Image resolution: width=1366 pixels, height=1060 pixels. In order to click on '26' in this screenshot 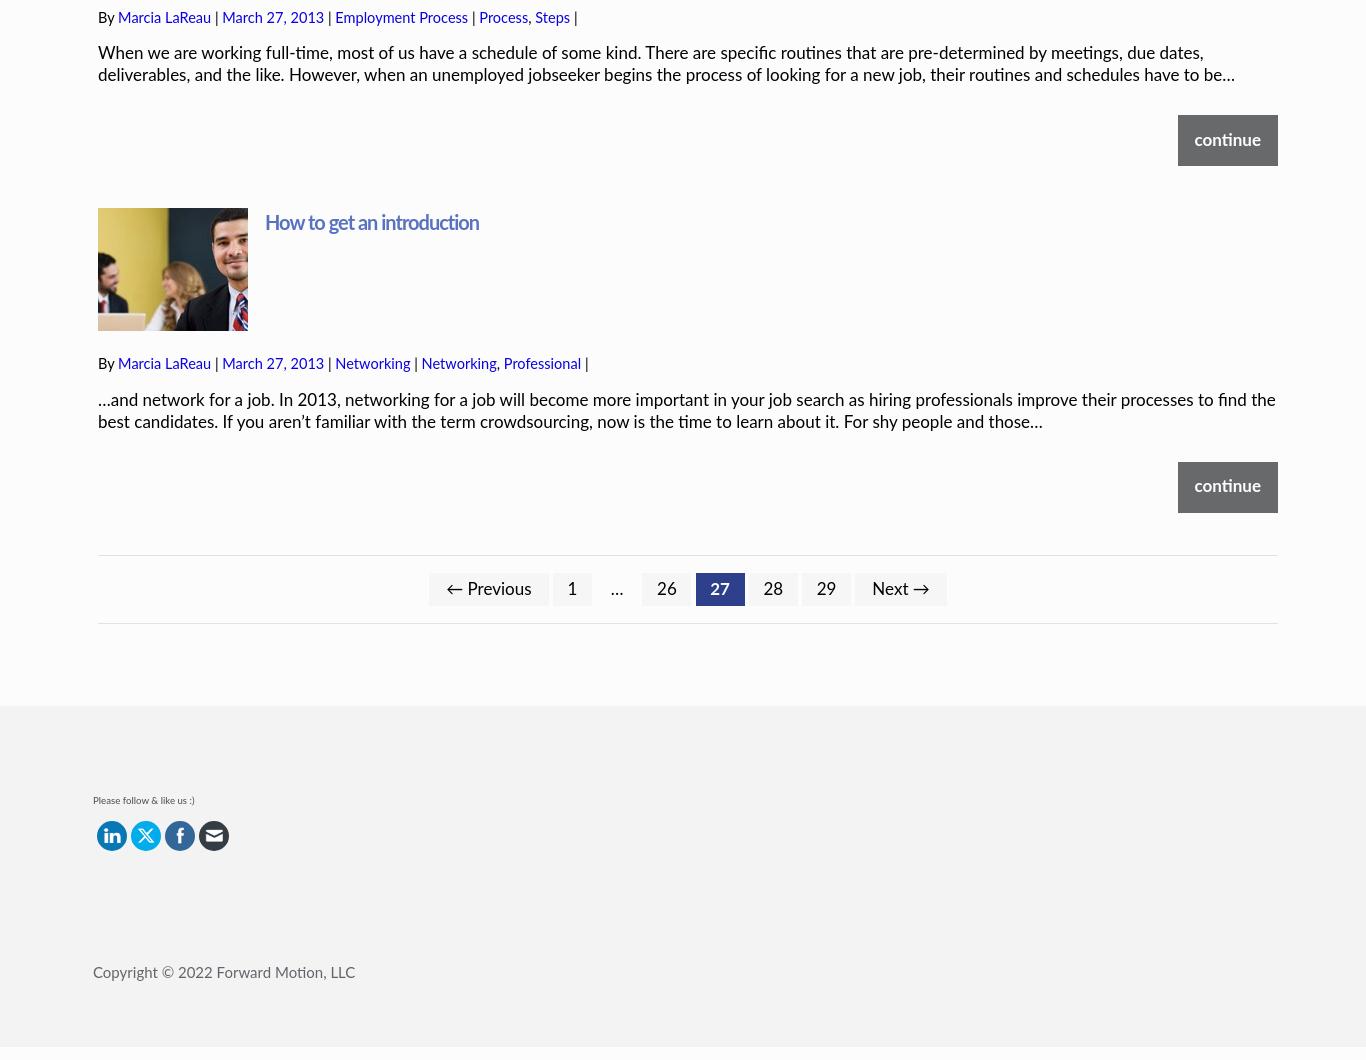, I will do `click(656, 519)`.